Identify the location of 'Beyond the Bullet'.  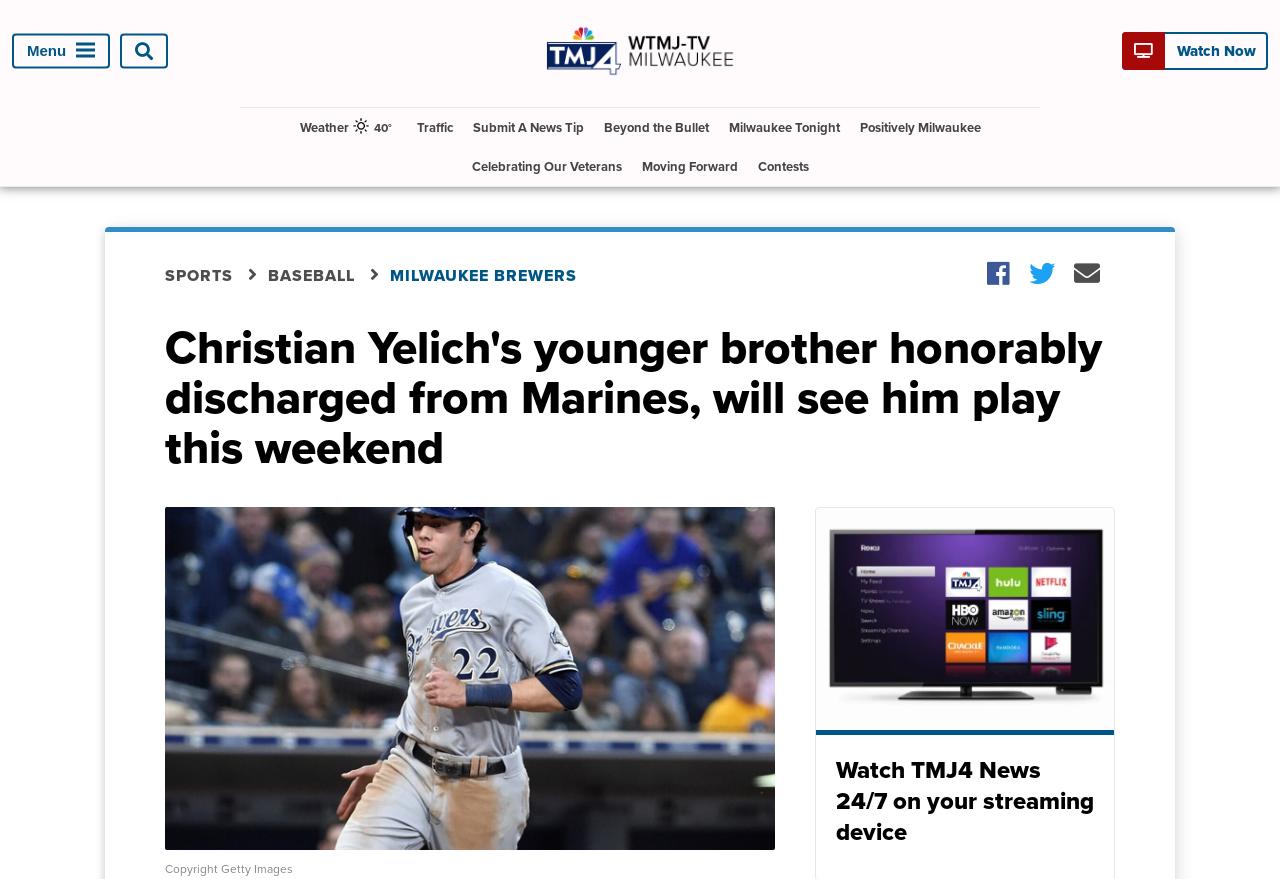
(655, 126).